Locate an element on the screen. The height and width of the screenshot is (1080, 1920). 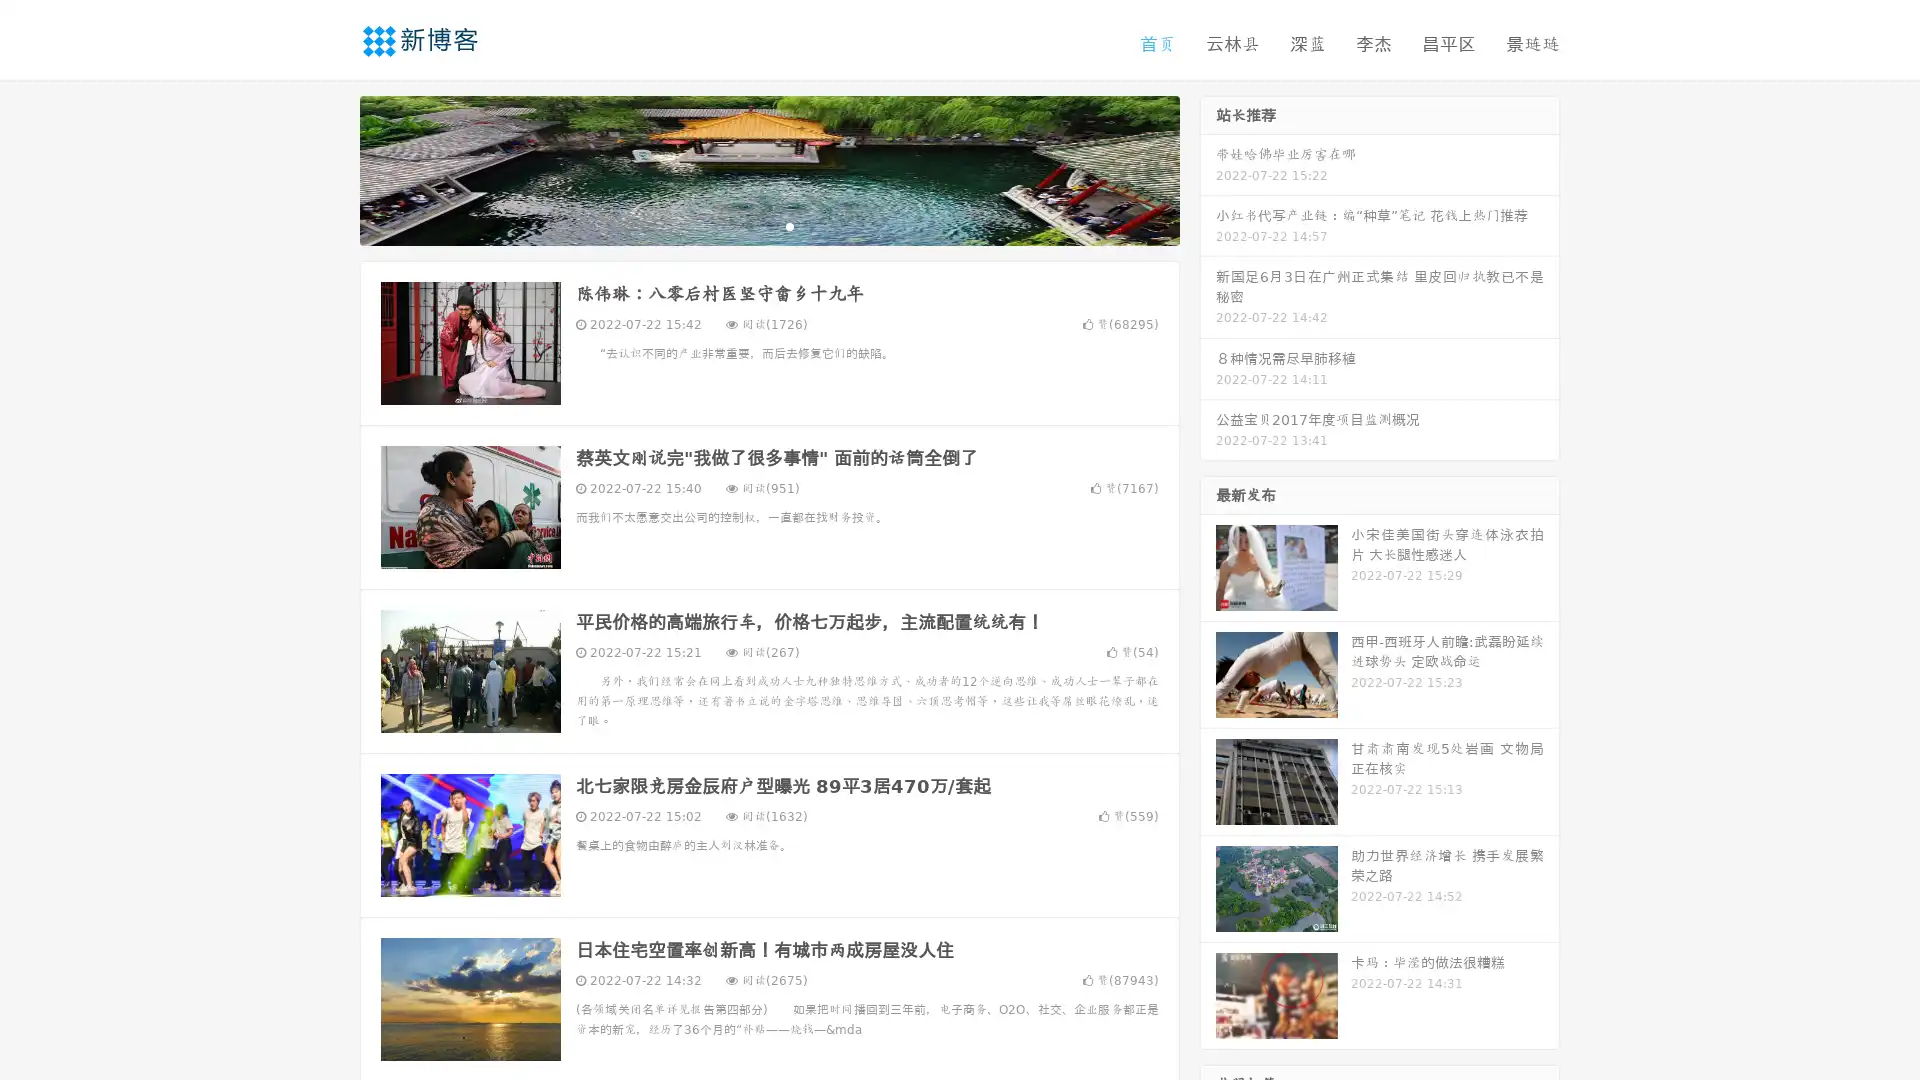
Go to slide 1 is located at coordinates (748, 225).